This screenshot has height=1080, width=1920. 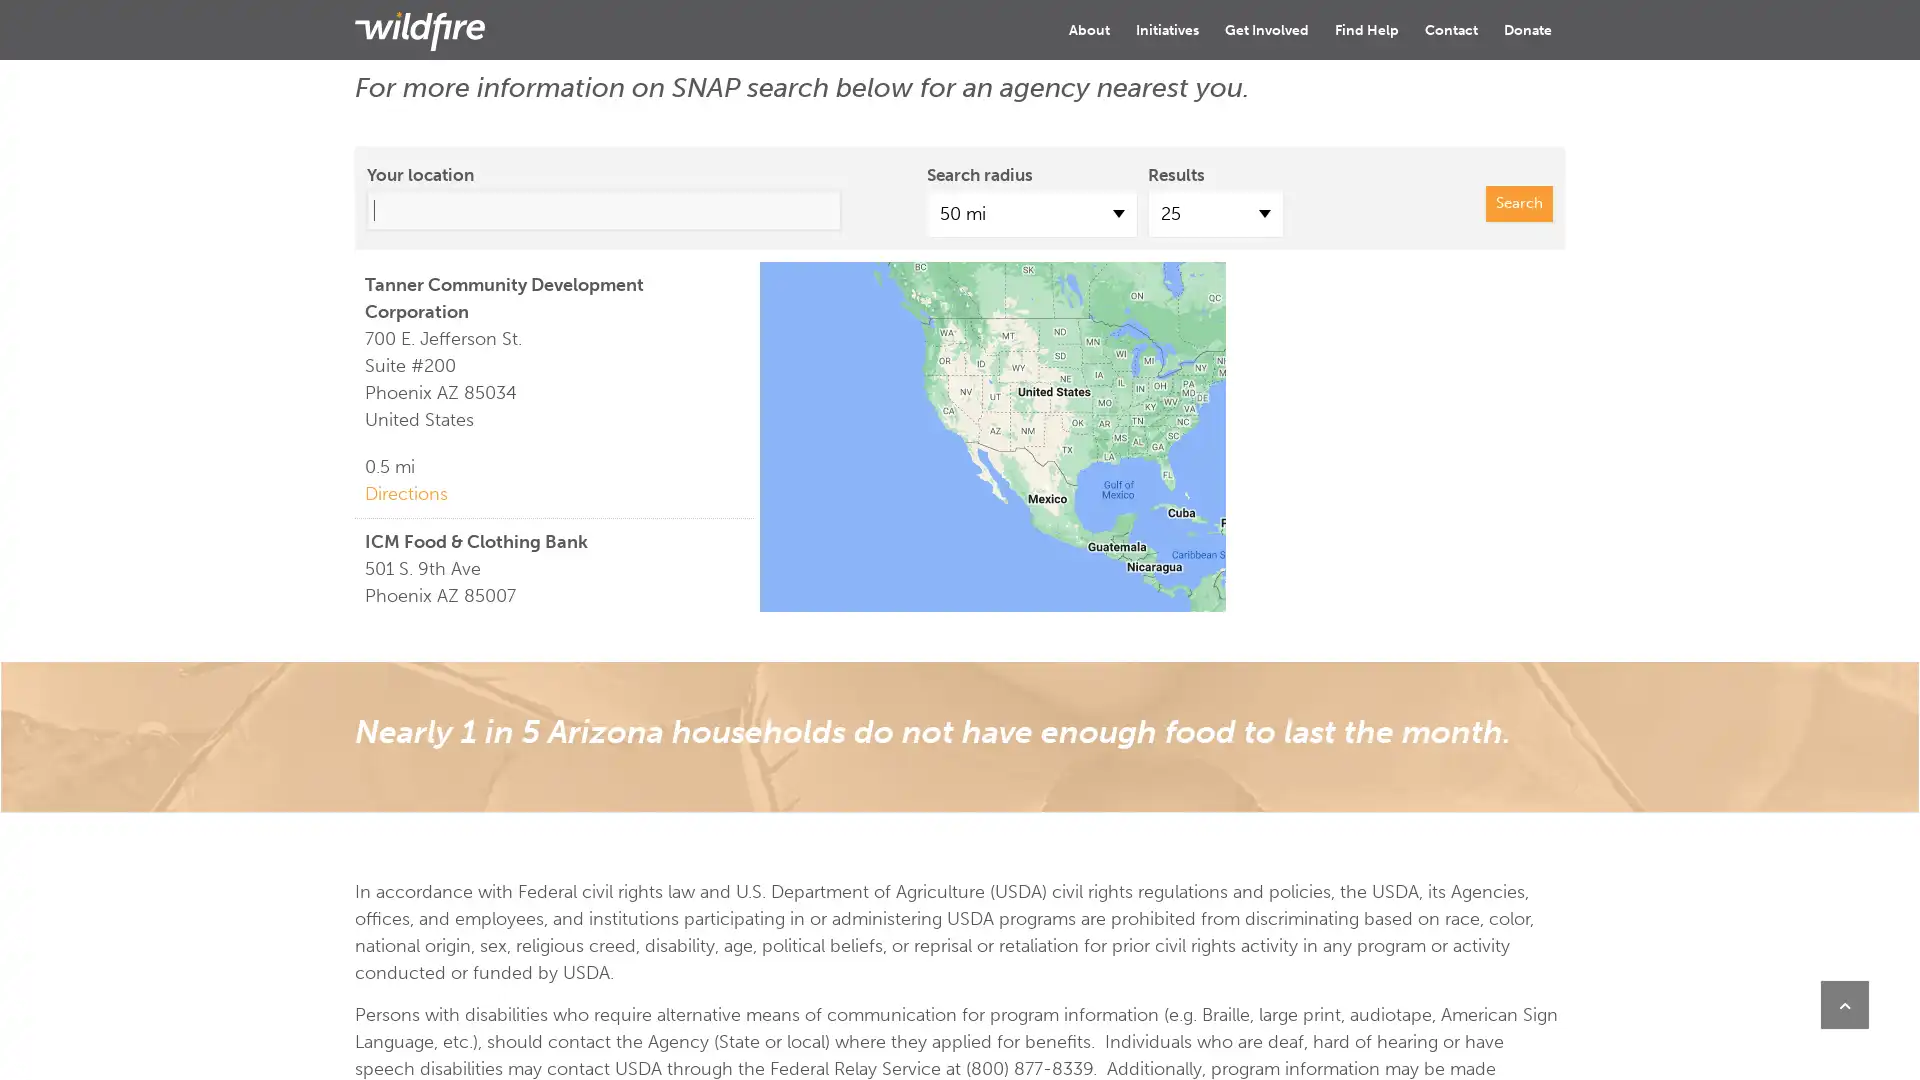 I want to click on Keogh HC- Moya Elementary School, so click(x=1098, y=418).